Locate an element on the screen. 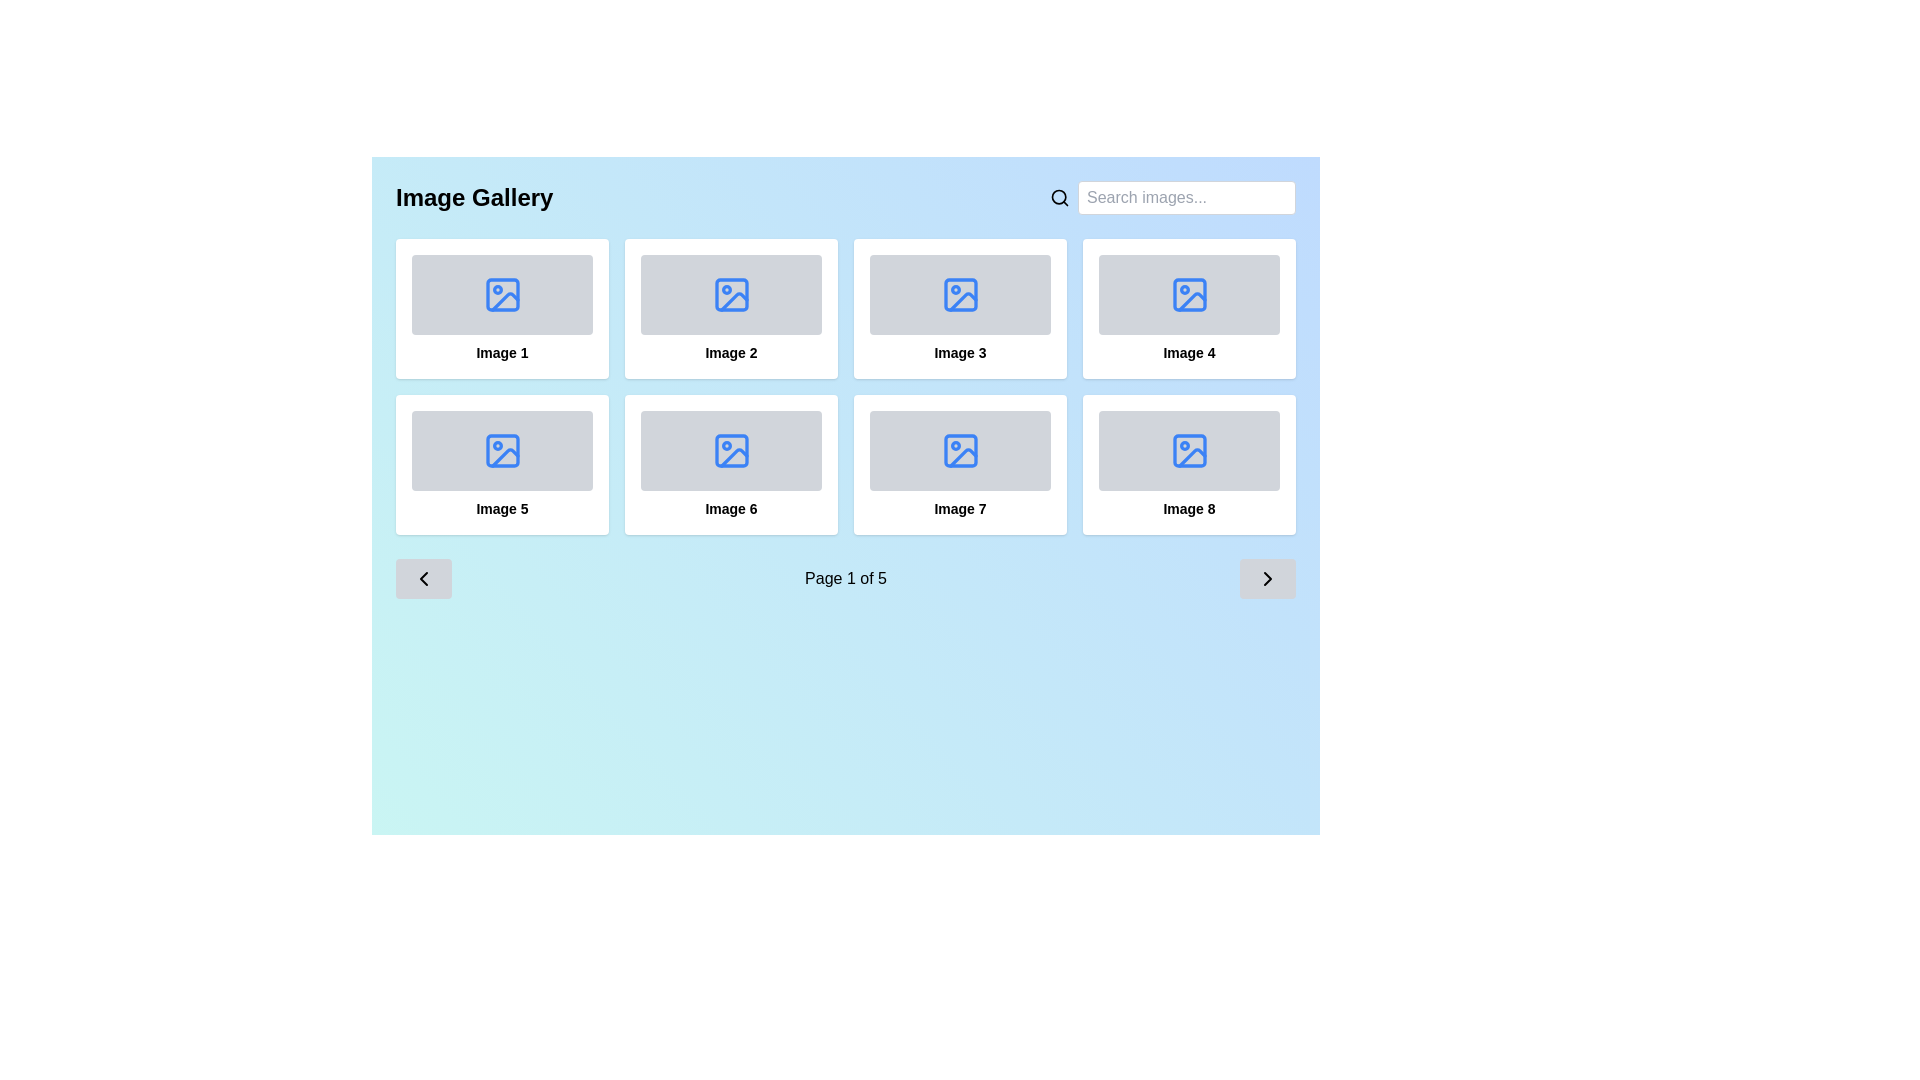  the fourth card in the grid layout, which features a centered blue image icon and the label 'Image 4' beneath it is located at coordinates (1189, 308).